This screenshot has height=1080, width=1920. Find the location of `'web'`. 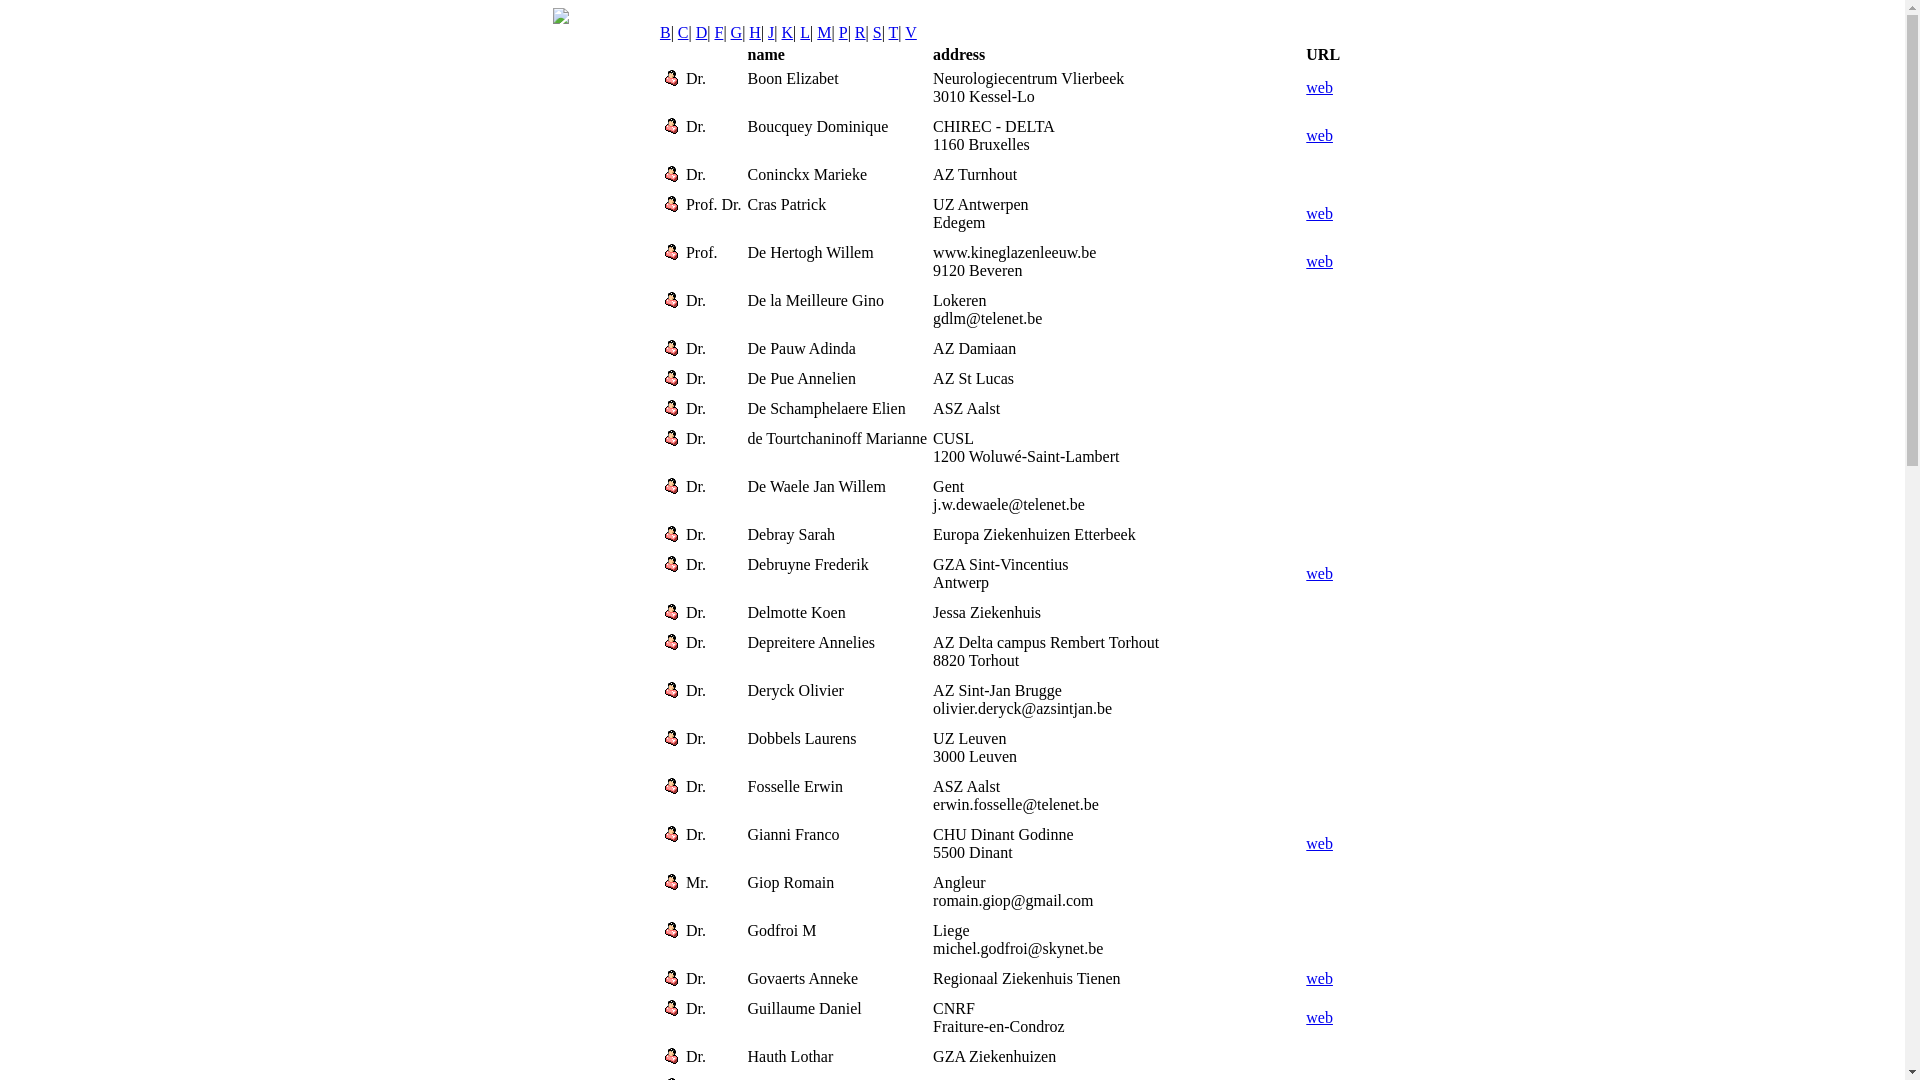

'web' is located at coordinates (1305, 86).